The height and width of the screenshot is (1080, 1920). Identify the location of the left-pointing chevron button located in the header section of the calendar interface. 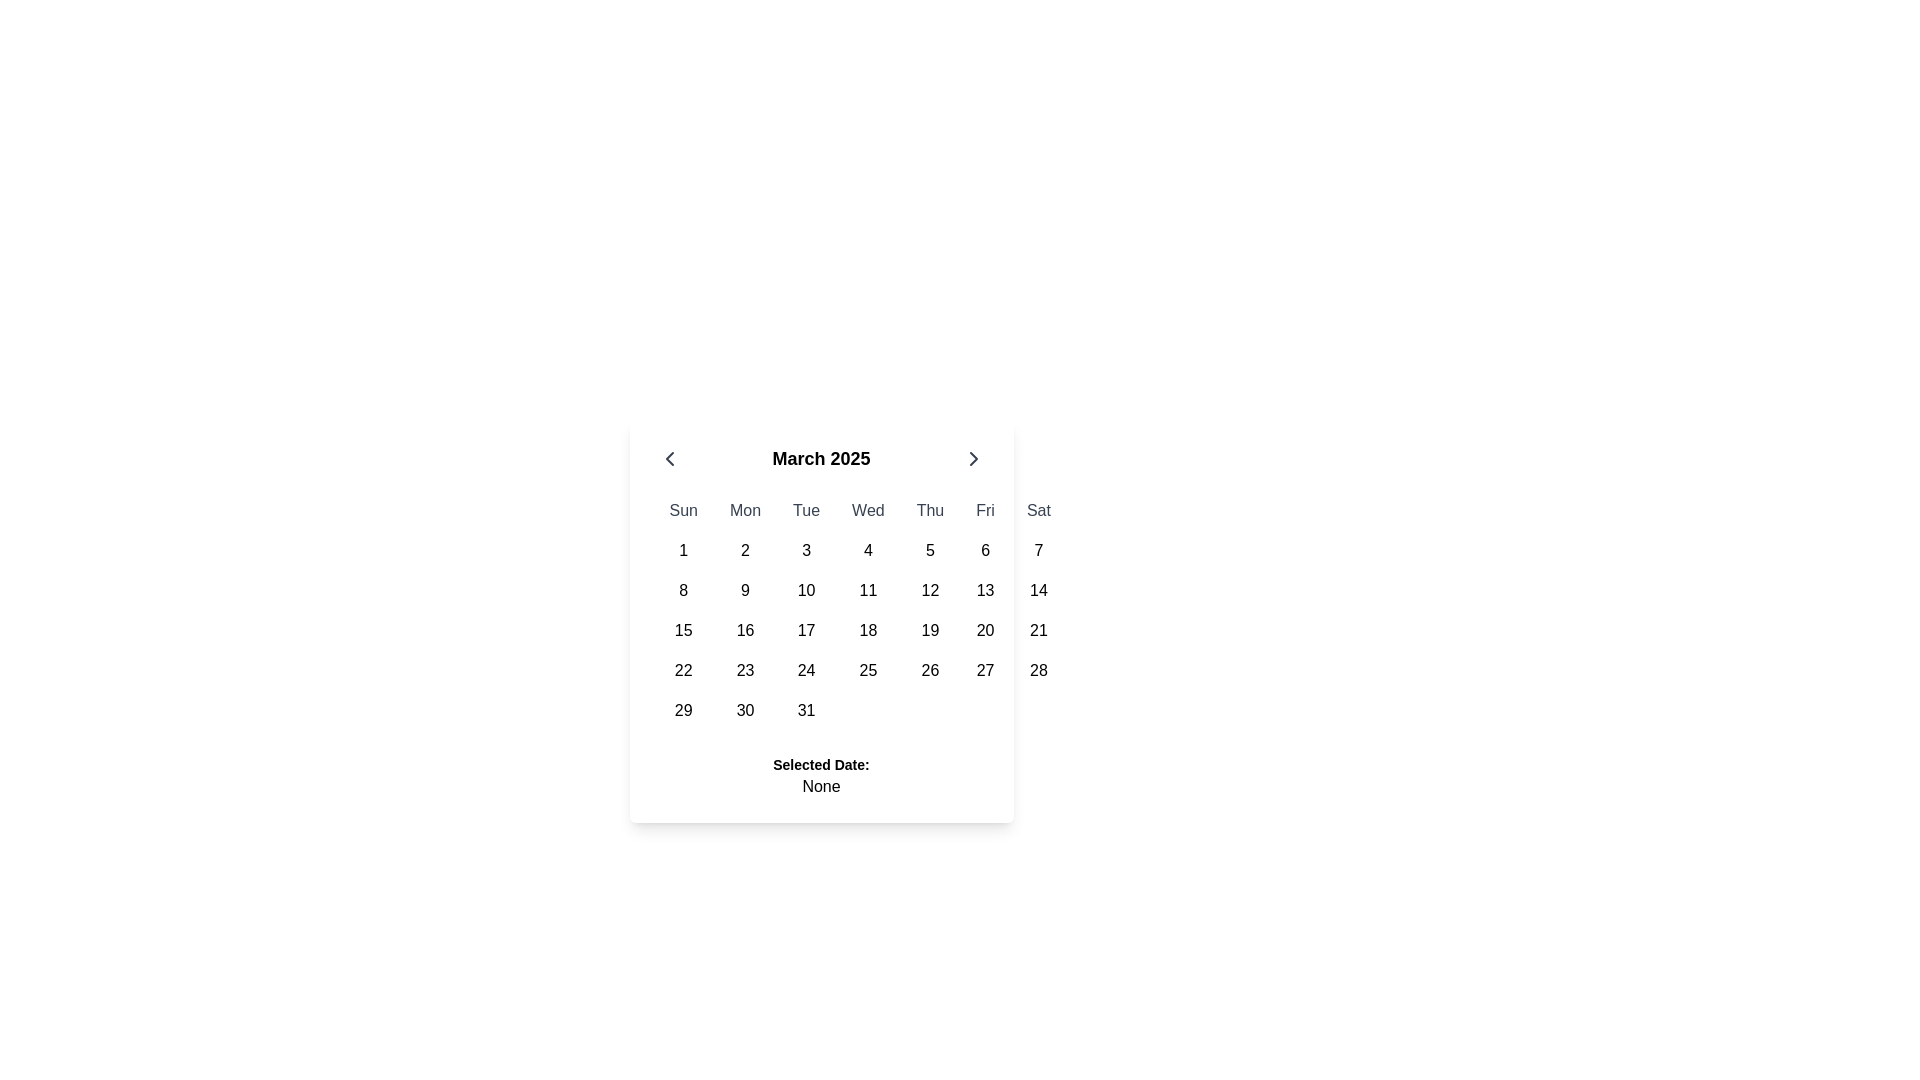
(669, 459).